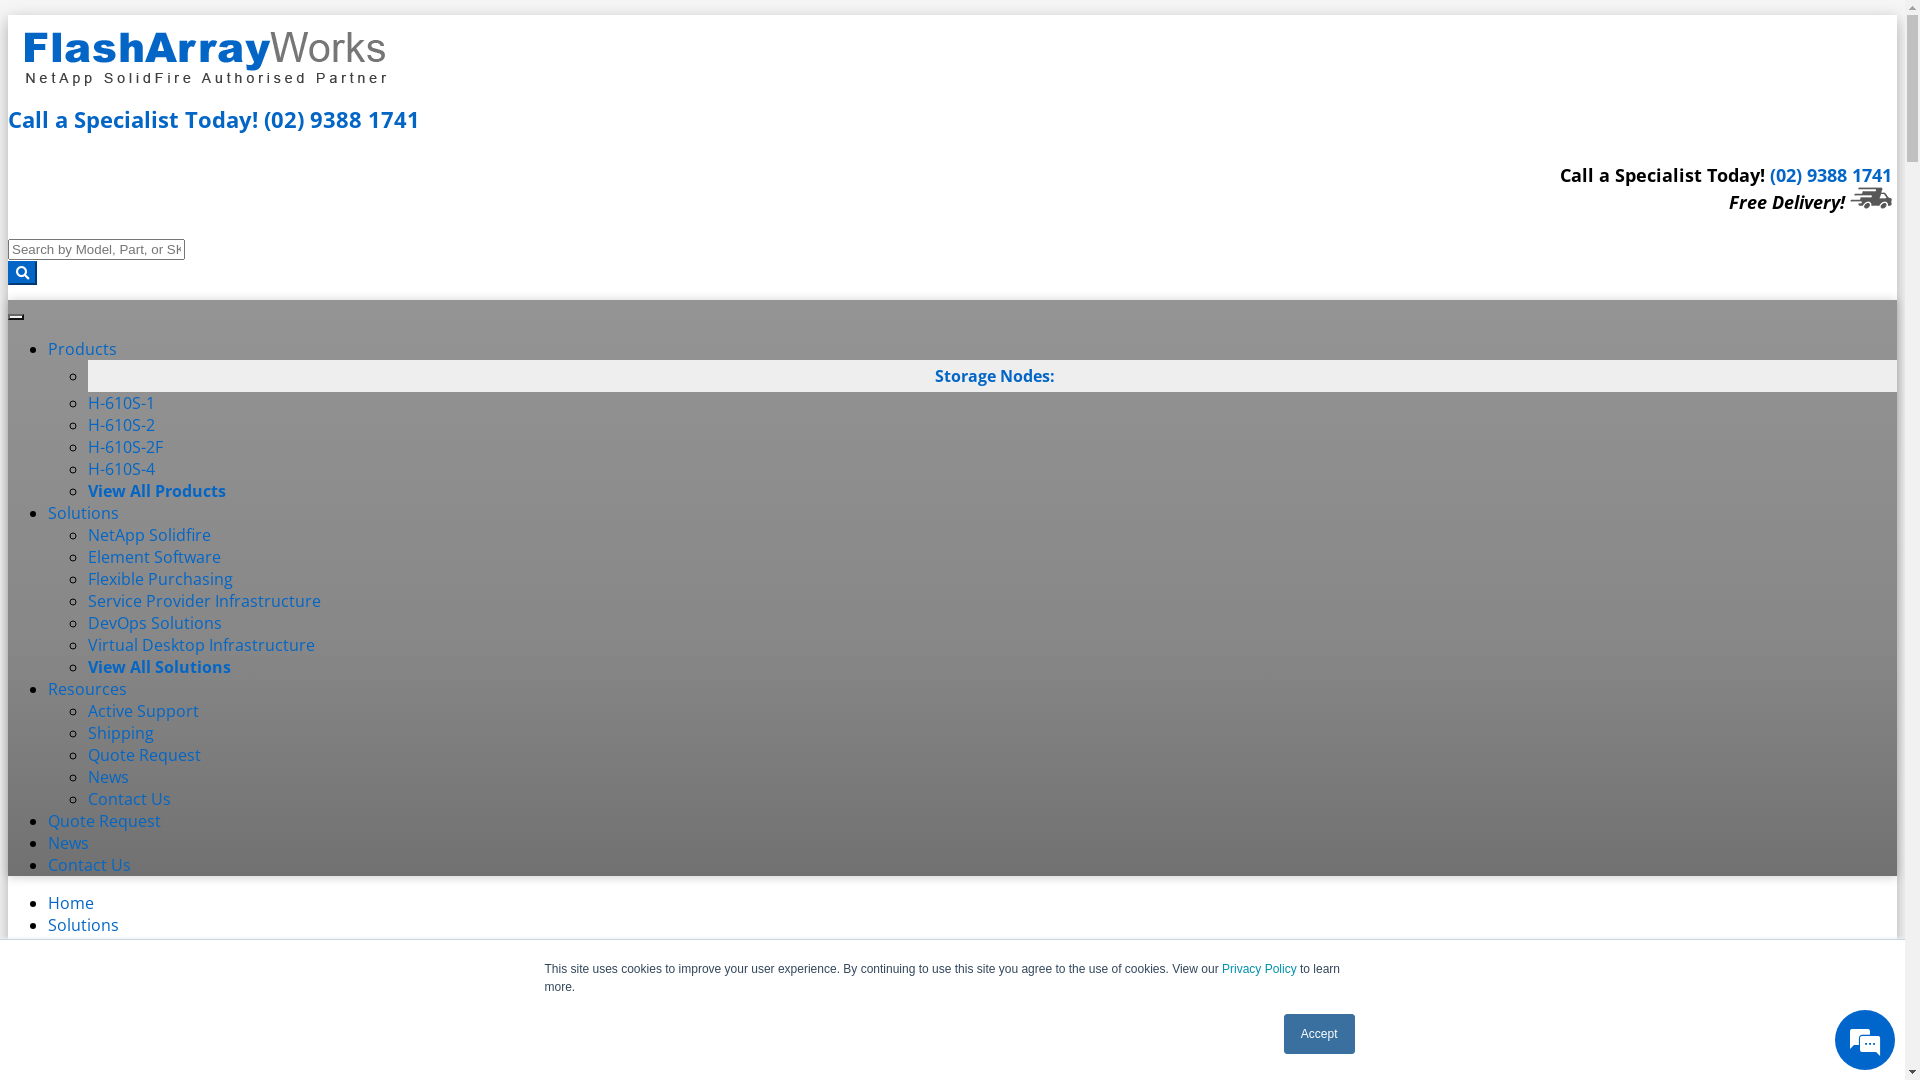 This screenshot has width=1920, height=1080. I want to click on '(02) 9388 1741', so click(263, 119).